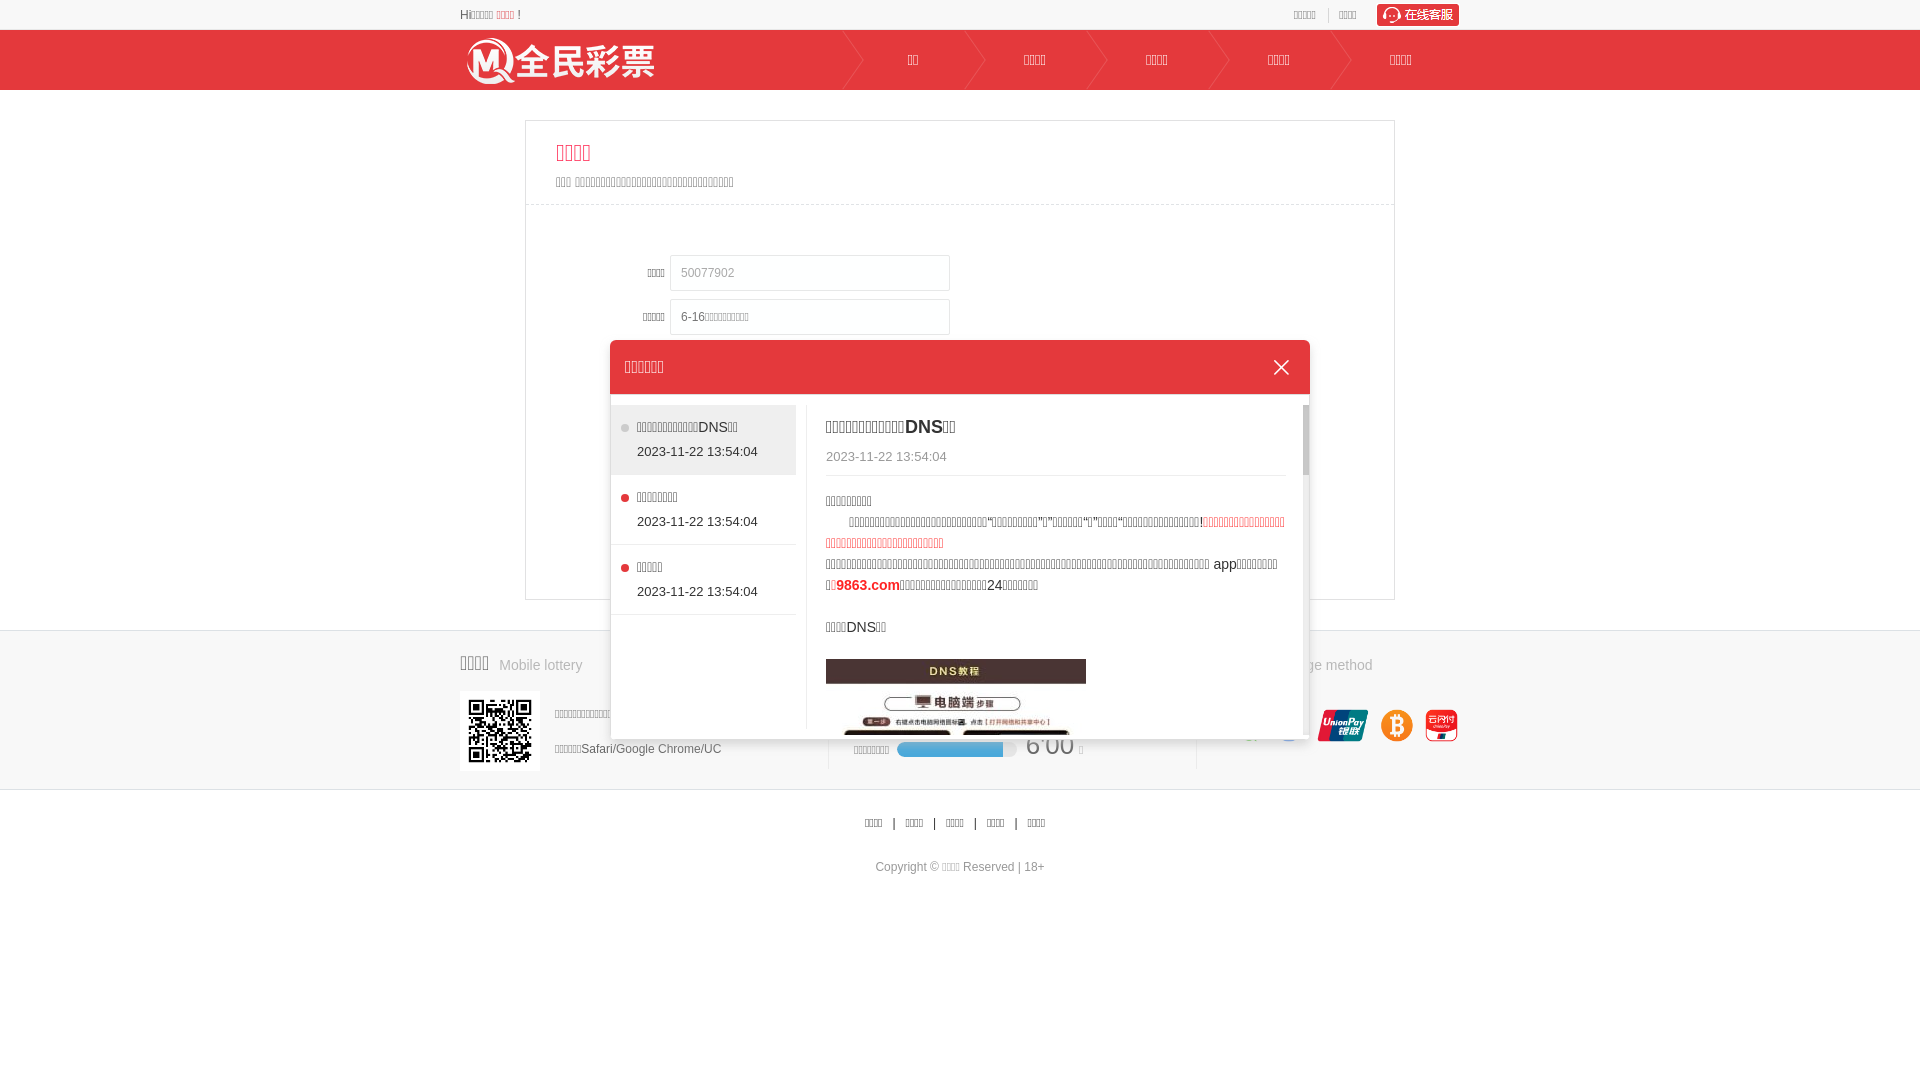 The width and height of the screenshot is (1920, 1080). What do you see at coordinates (1015, 823) in the screenshot?
I see `'|'` at bounding box center [1015, 823].